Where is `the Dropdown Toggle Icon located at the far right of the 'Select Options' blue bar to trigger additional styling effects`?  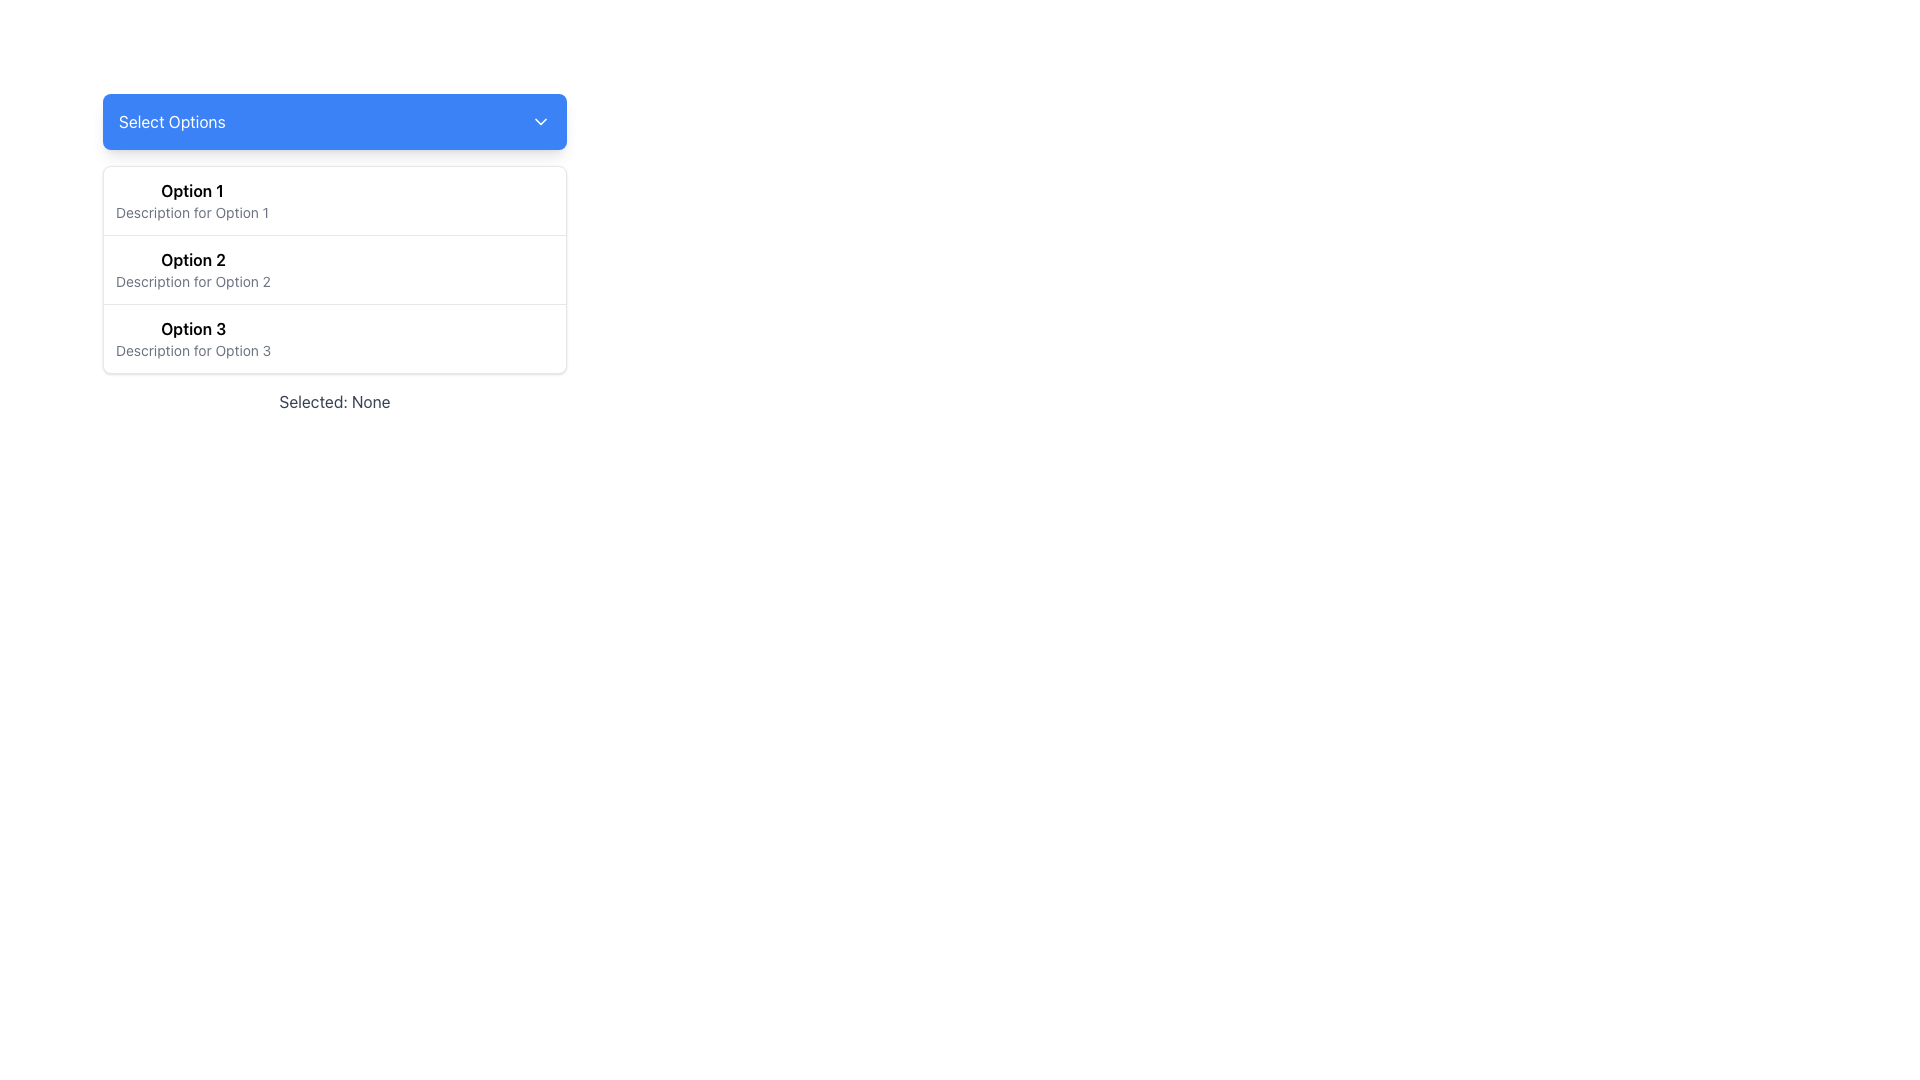
the Dropdown Toggle Icon located at the far right of the 'Select Options' blue bar to trigger additional styling effects is located at coordinates (541, 122).